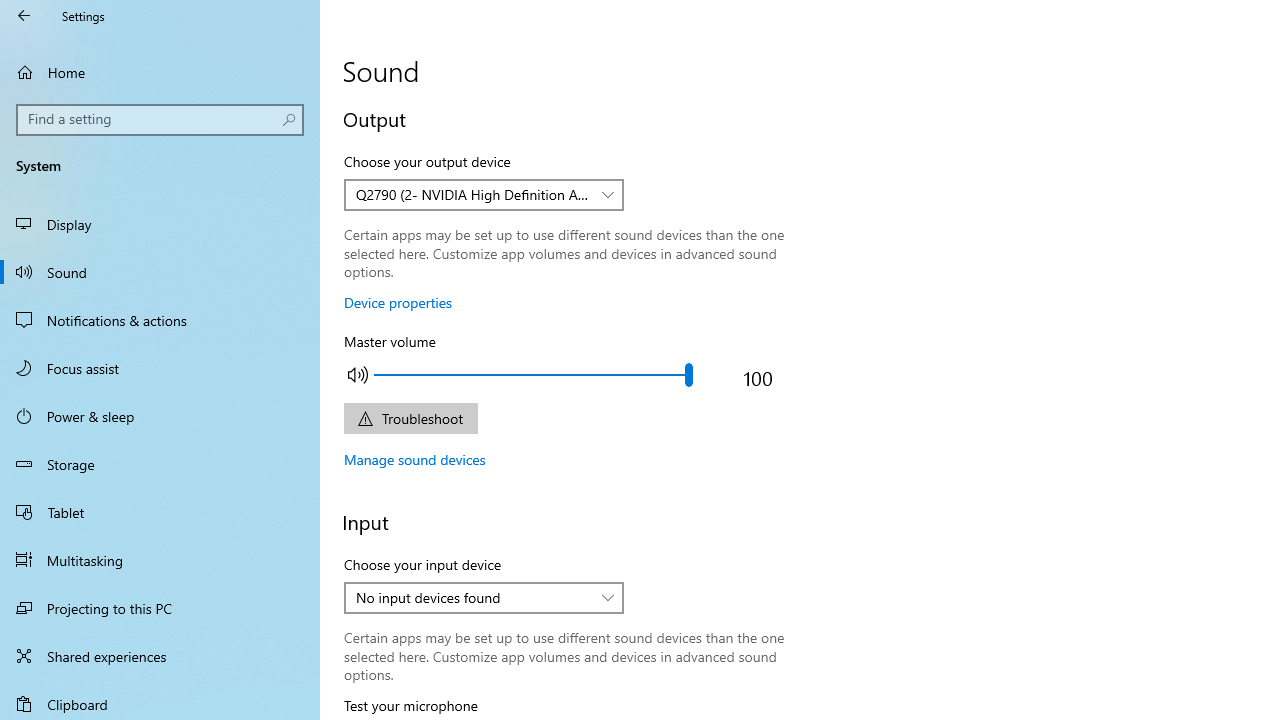  Describe the element at coordinates (409, 417) in the screenshot. I see `'Output device troubleshoot'` at that location.